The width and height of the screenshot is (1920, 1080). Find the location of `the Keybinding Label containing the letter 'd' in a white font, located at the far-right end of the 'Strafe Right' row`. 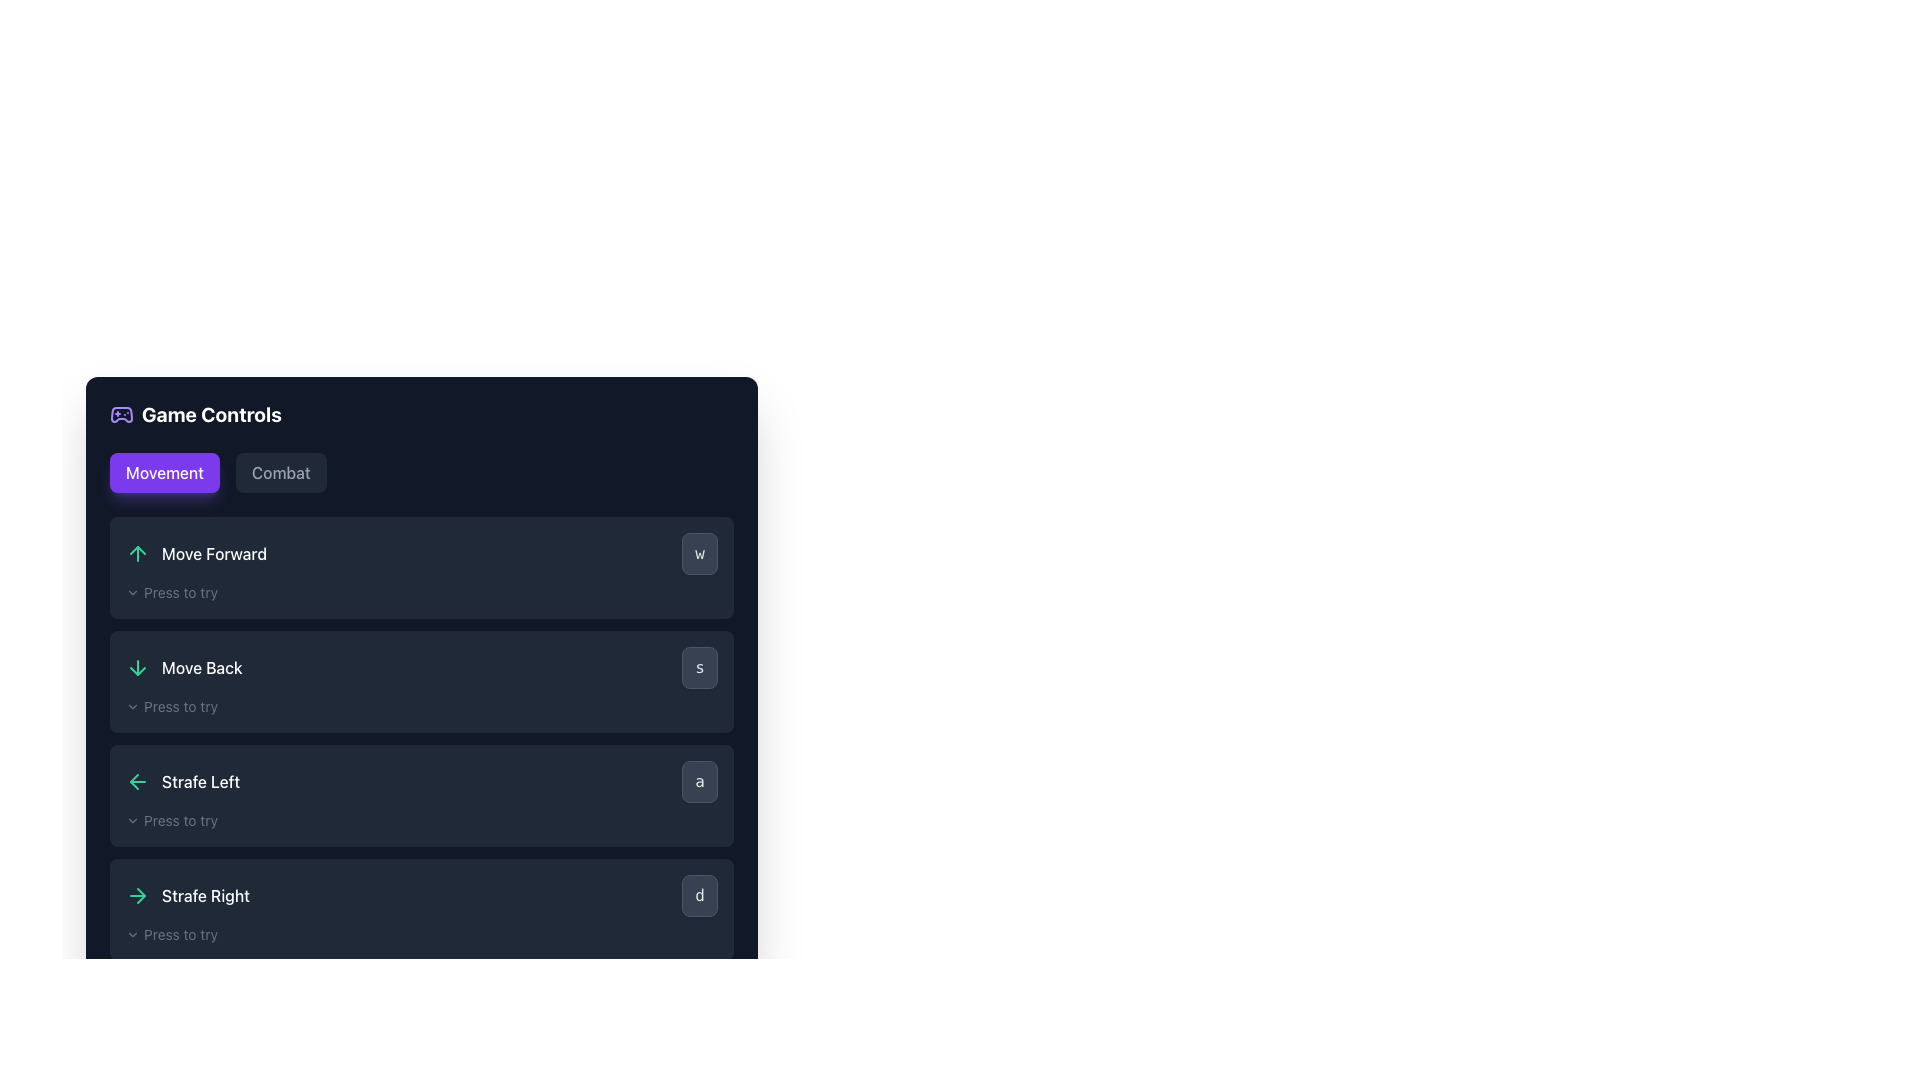

the Keybinding Label containing the letter 'd' in a white font, located at the far-right end of the 'Strafe Right' row is located at coordinates (700, 894).